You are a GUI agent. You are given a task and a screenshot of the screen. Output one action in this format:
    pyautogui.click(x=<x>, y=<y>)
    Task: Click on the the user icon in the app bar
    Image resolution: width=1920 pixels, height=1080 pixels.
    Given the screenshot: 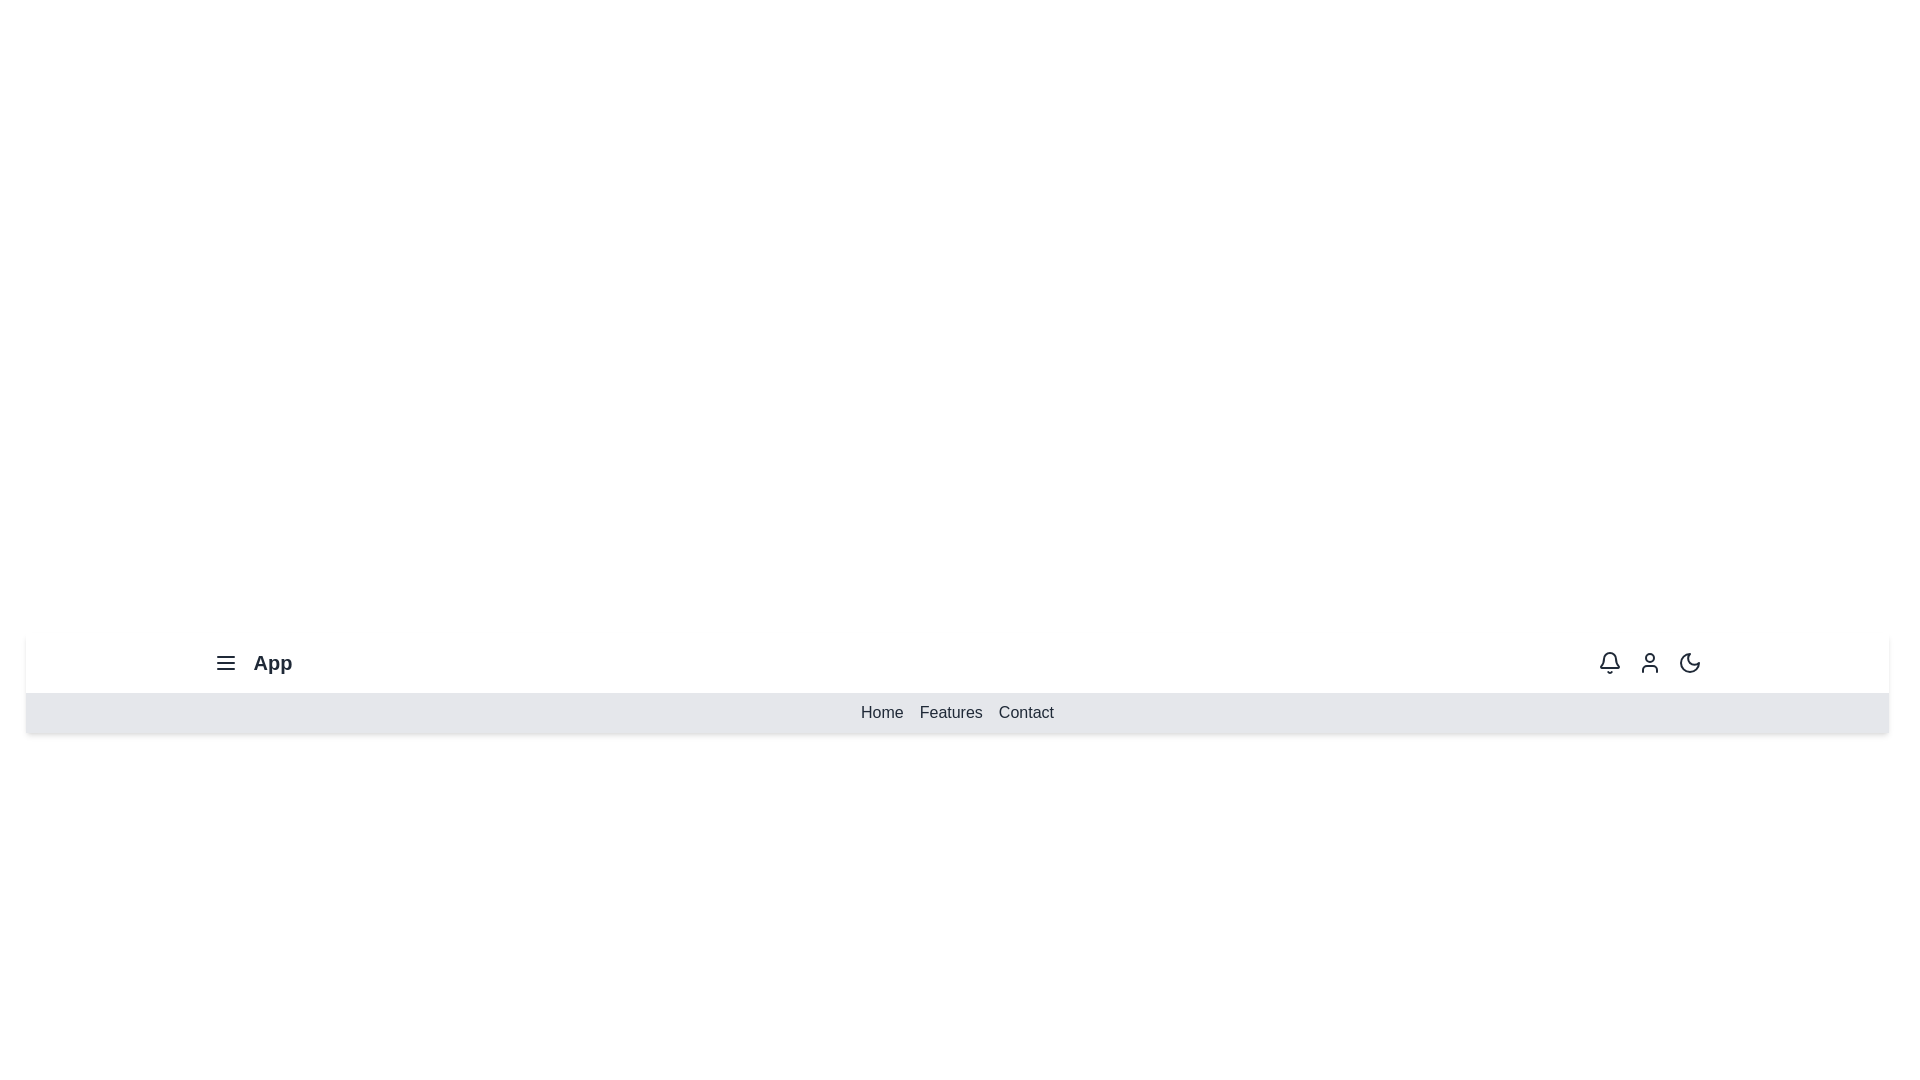 What is the action you would take?
    pyautogui.click(x=1649, y=663)
    